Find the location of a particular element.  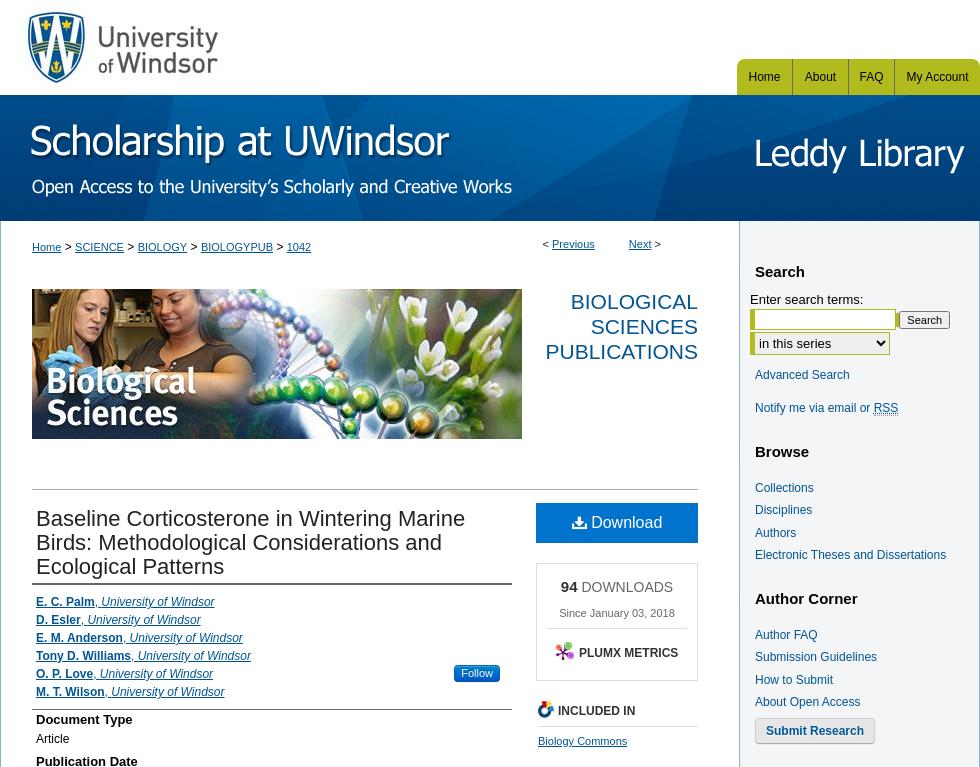

'Author FAQ' is located at coordinates (754, 633).